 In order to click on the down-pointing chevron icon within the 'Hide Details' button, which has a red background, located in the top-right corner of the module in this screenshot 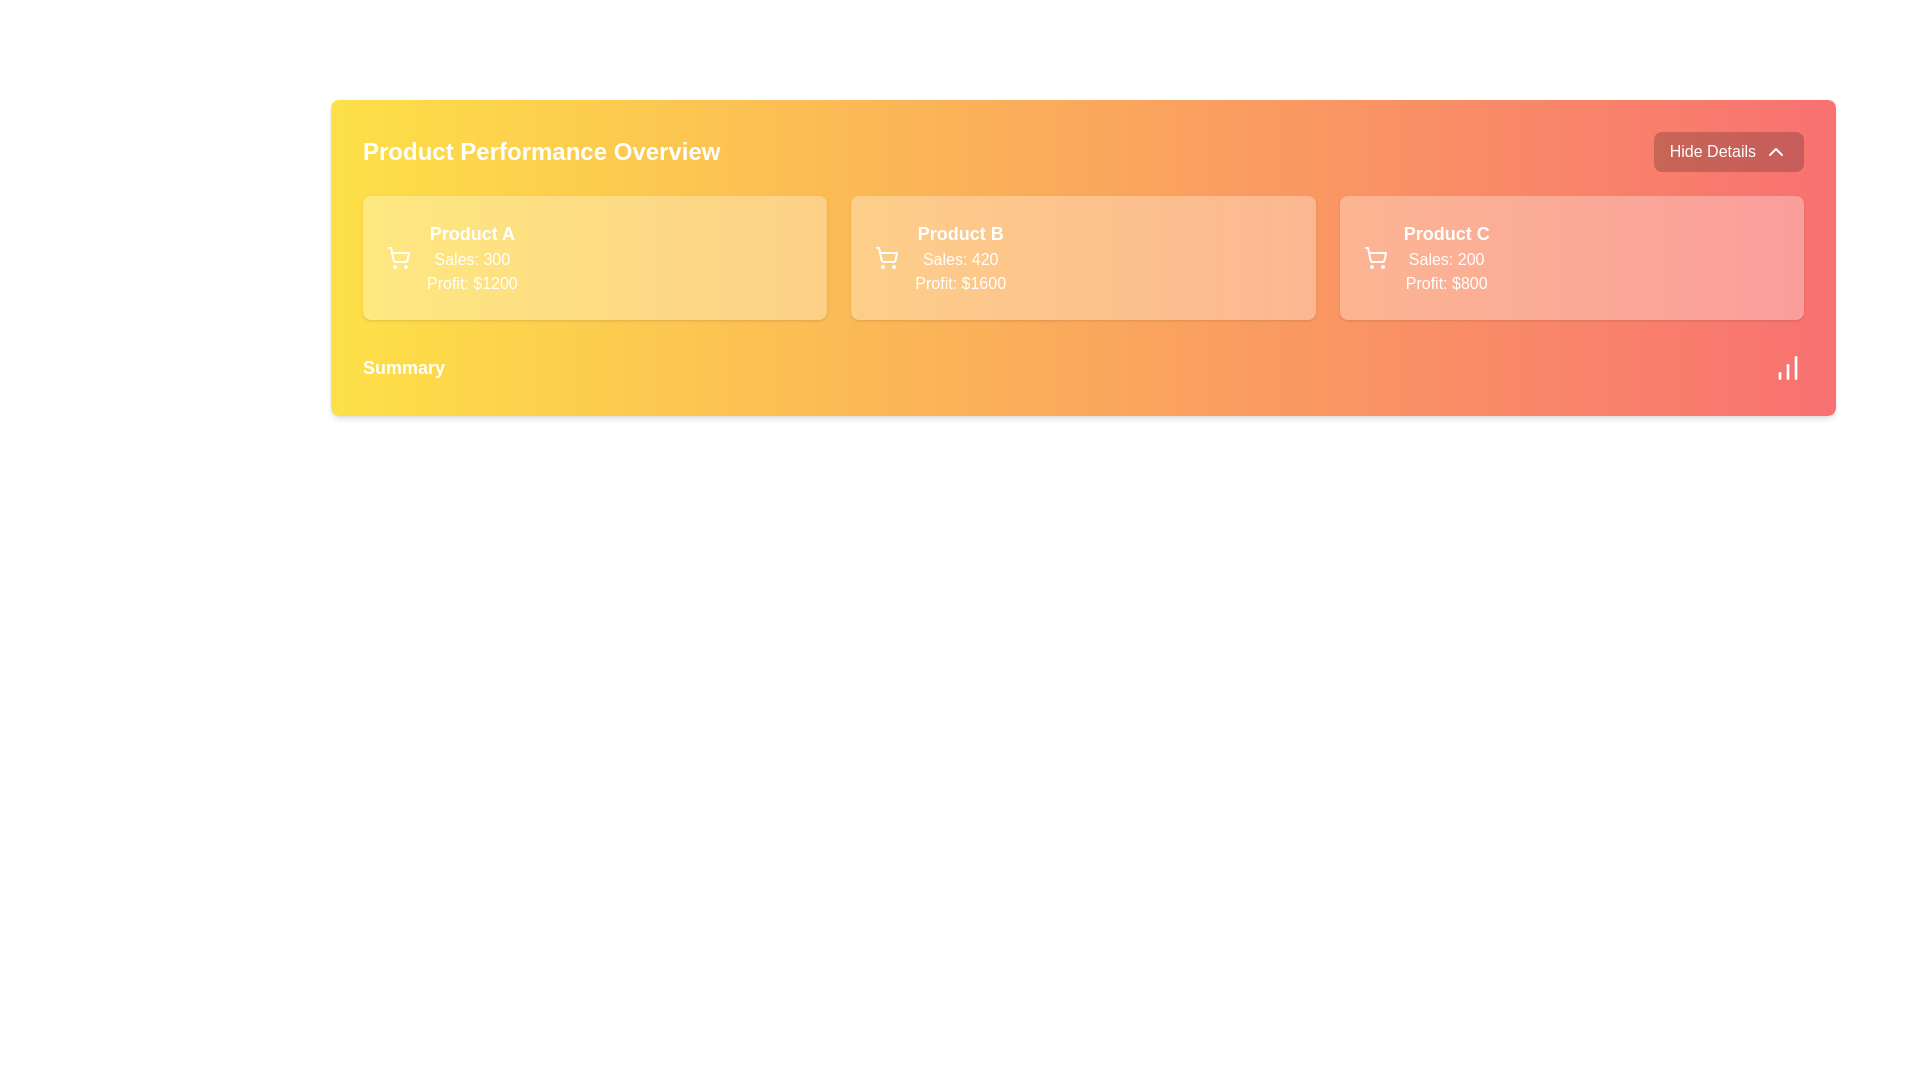, I will do `click(1776, 150)`.